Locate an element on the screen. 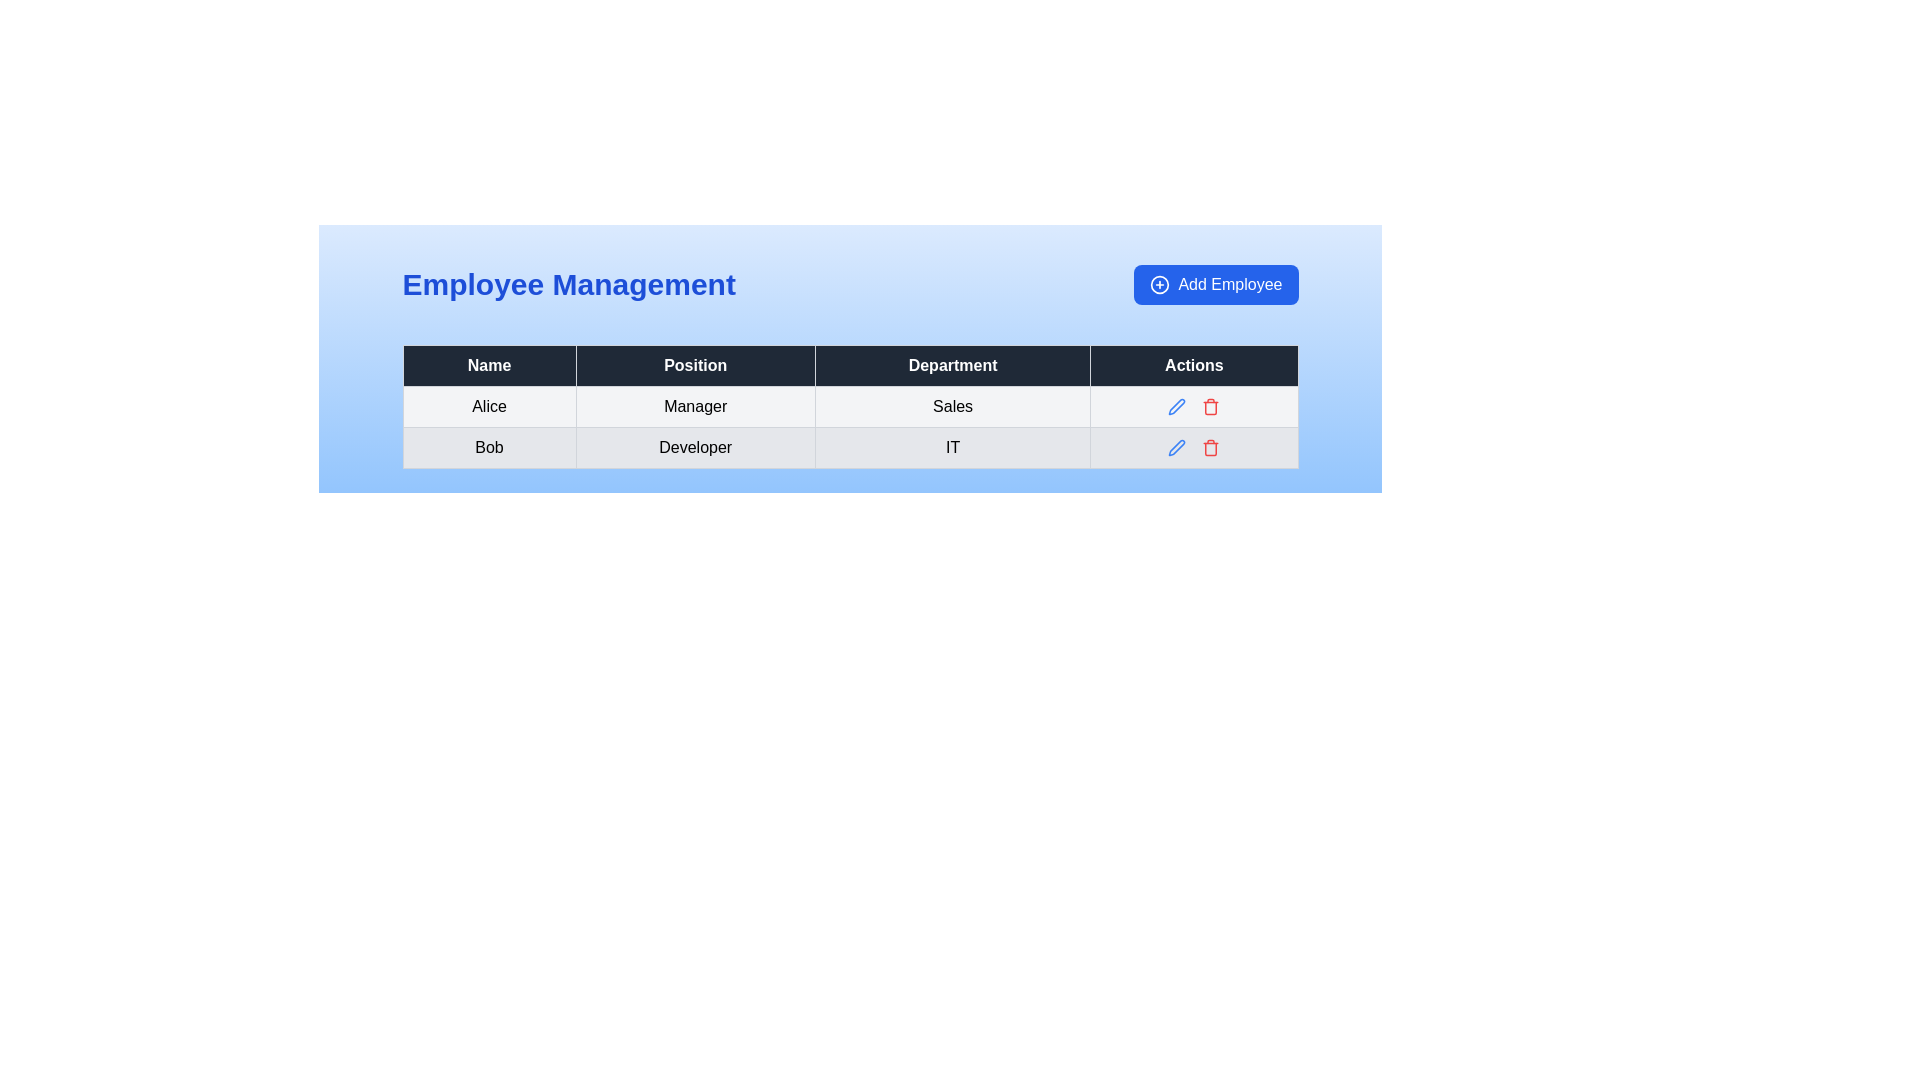 This screenshot has width=1920, height=1080. the text label displaying 'Alice' in the 'Name' column of the table, which has a light gray background and is styled with padding and a border is located at coordinates (489, 406).